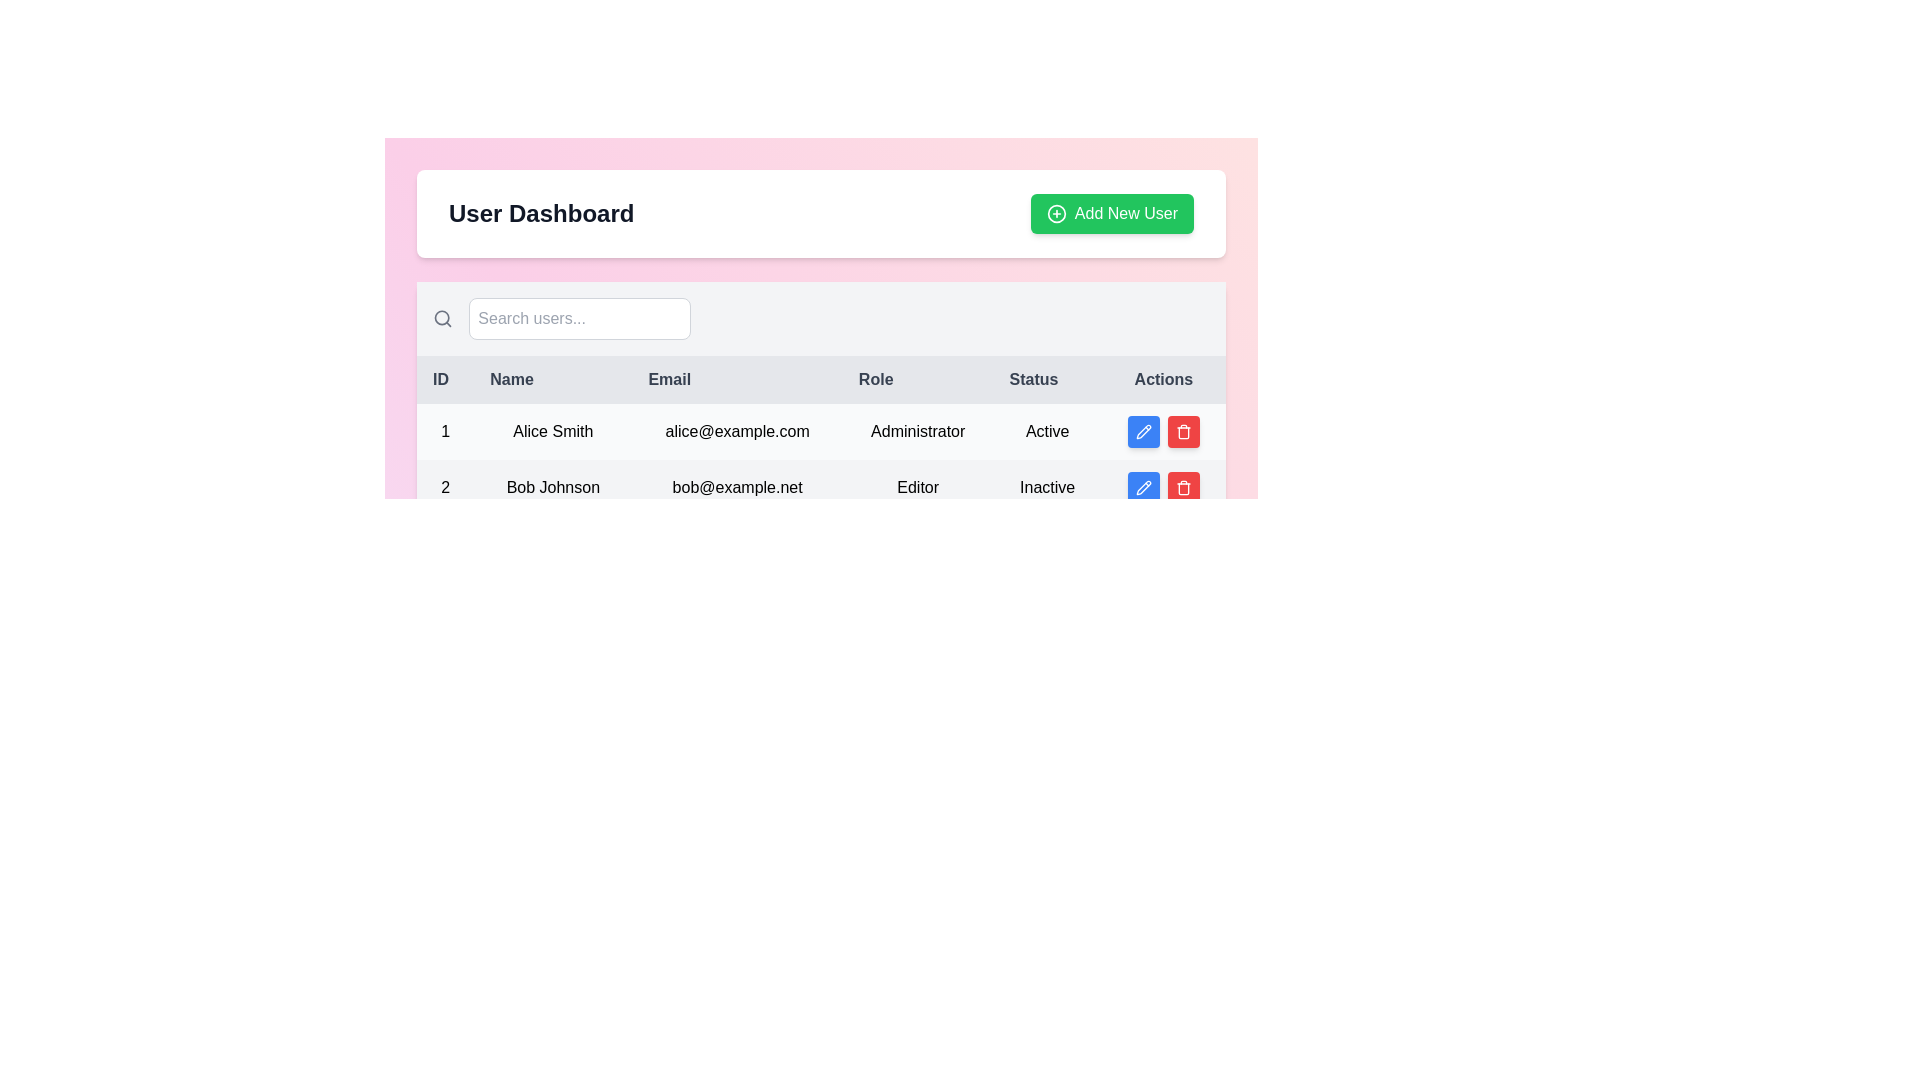 This screenshot has height=1080, width=1920. I want to click on the trash can icon, which is styled as a delete action and located within the 'Actions' column of the table row for 'Bob Johnson', so click(1183, 431).